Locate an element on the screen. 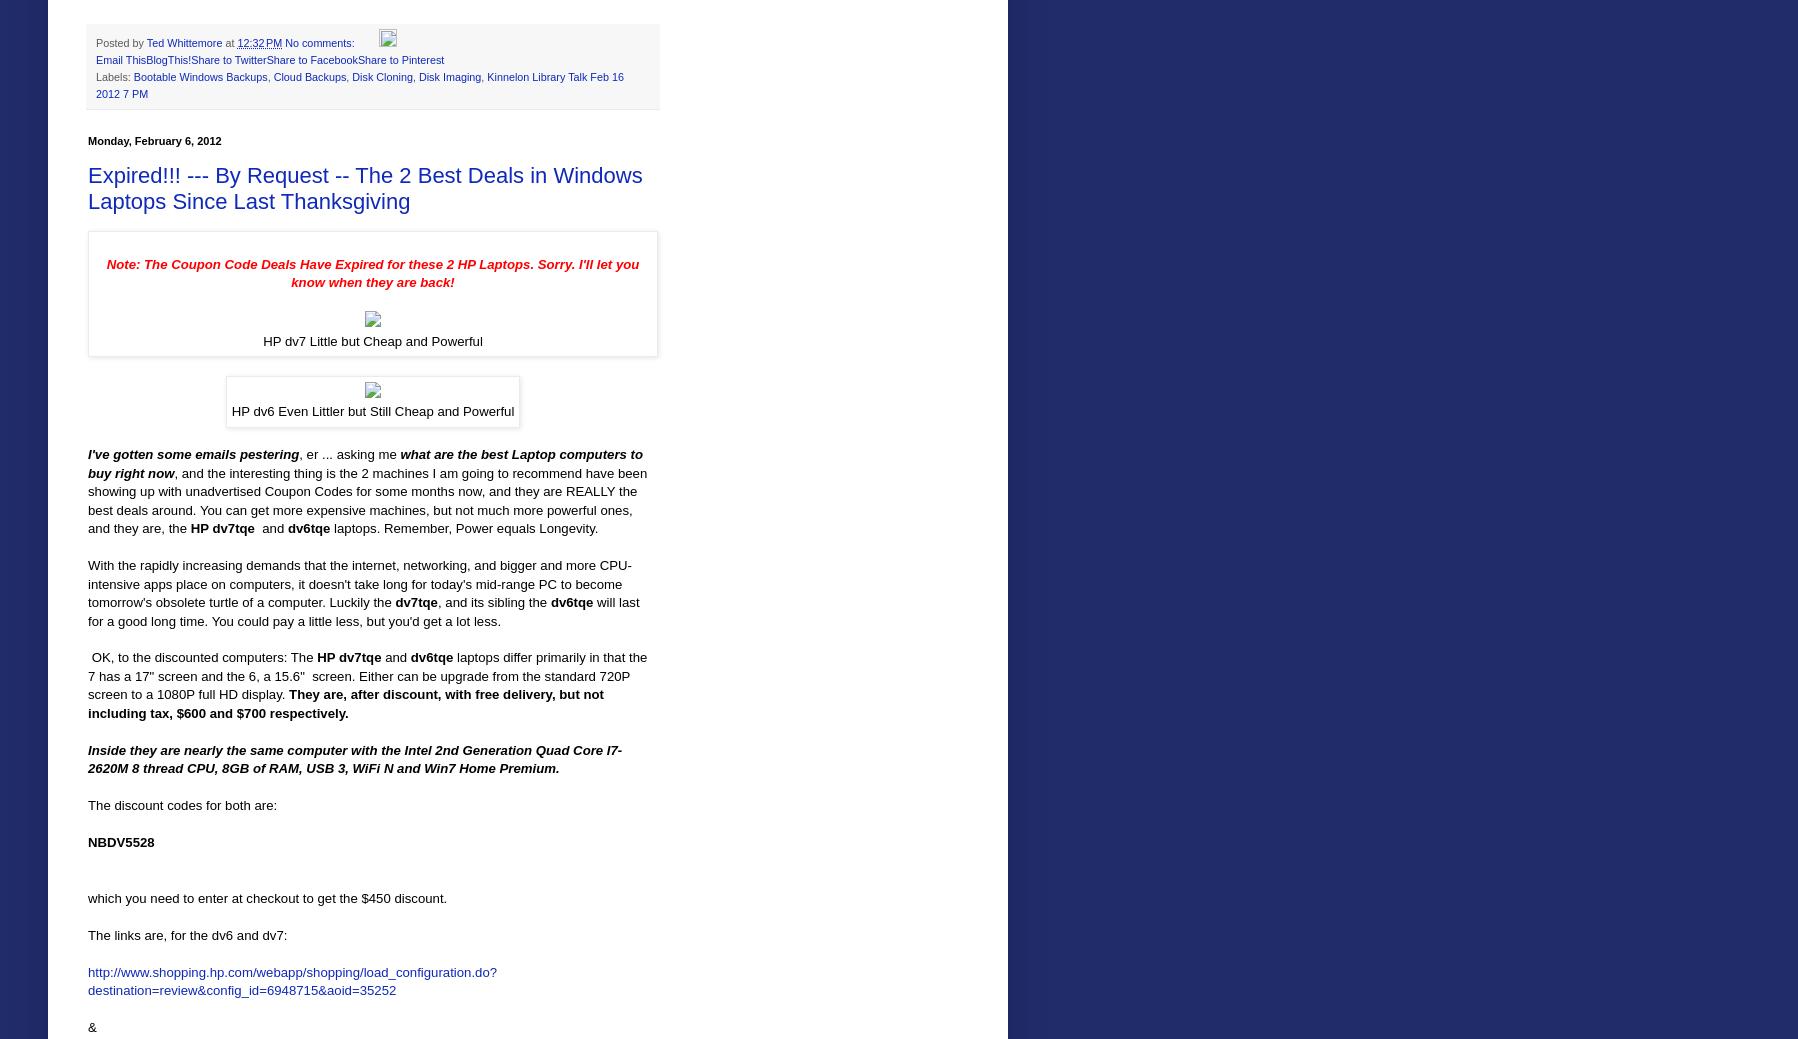 The width and height of the screenshot is (1798, 1039). 'will last for a good long time. You could pay a little less, but you'd get a lot less.' is located at coordinates (362, 611).